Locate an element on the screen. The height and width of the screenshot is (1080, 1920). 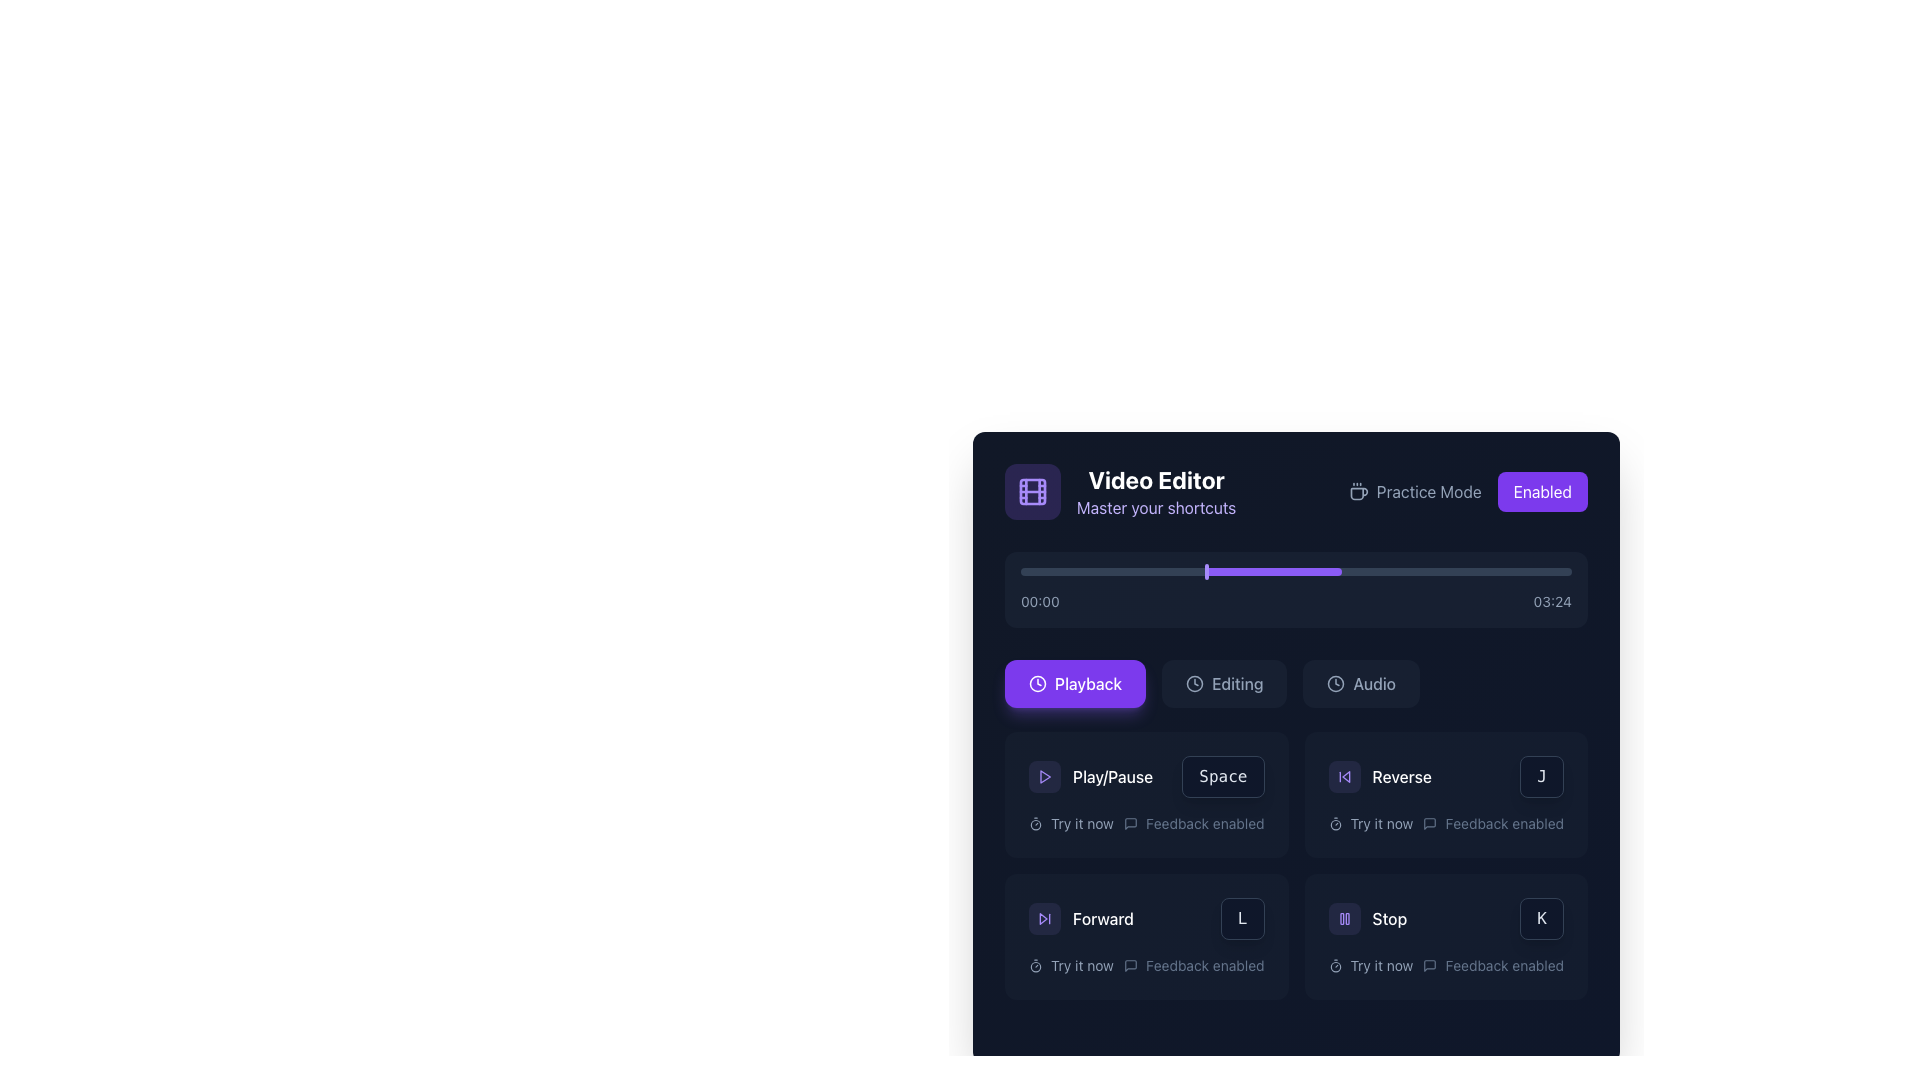
the informational text element located in the lower-right section of the interface under the 'Stop' playback control, which encourages users to try the 'Stop' playback action is located at coordinates (1369, 964).